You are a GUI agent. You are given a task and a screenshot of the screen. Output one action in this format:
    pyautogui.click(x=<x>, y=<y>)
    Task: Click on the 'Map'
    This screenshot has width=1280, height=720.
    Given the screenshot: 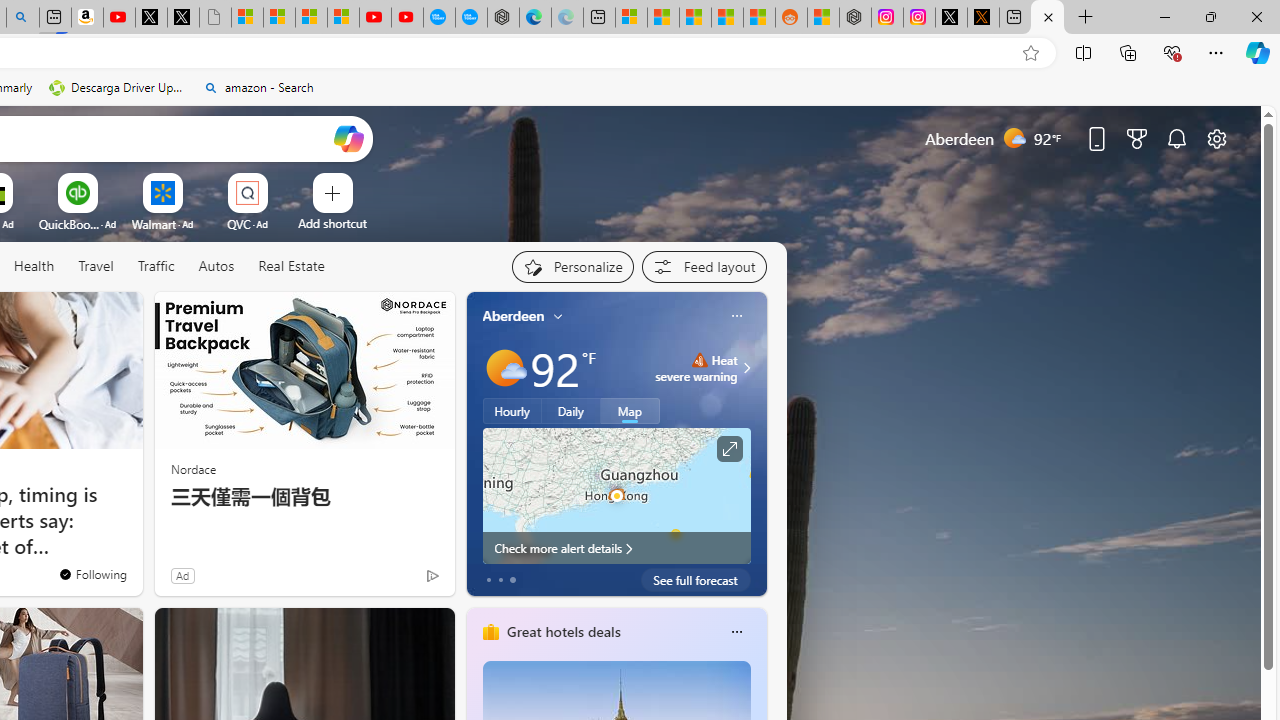 What is the action you would take?
    pyautogui.click(x=629, y=410)
    